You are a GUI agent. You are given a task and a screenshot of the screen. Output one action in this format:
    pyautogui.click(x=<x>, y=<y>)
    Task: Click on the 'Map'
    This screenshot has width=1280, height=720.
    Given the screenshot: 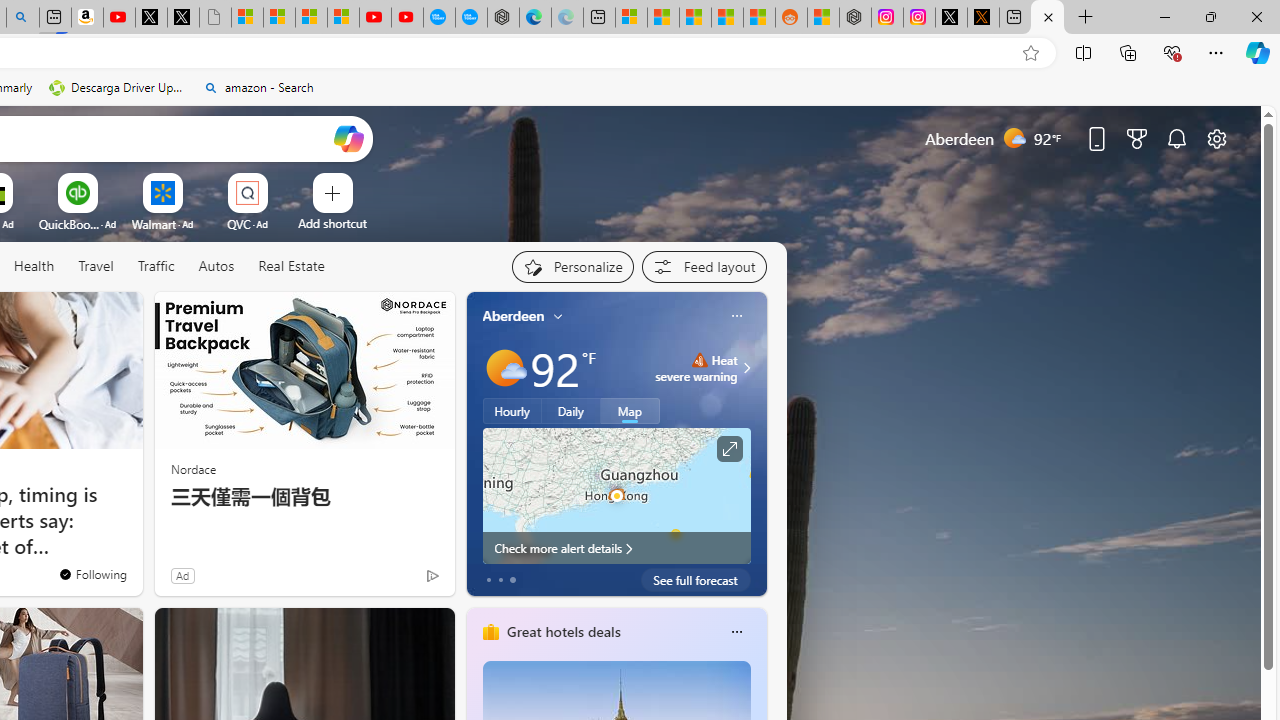 What is the action you would take?
    pyautogui.click(x=629, y=410)
    